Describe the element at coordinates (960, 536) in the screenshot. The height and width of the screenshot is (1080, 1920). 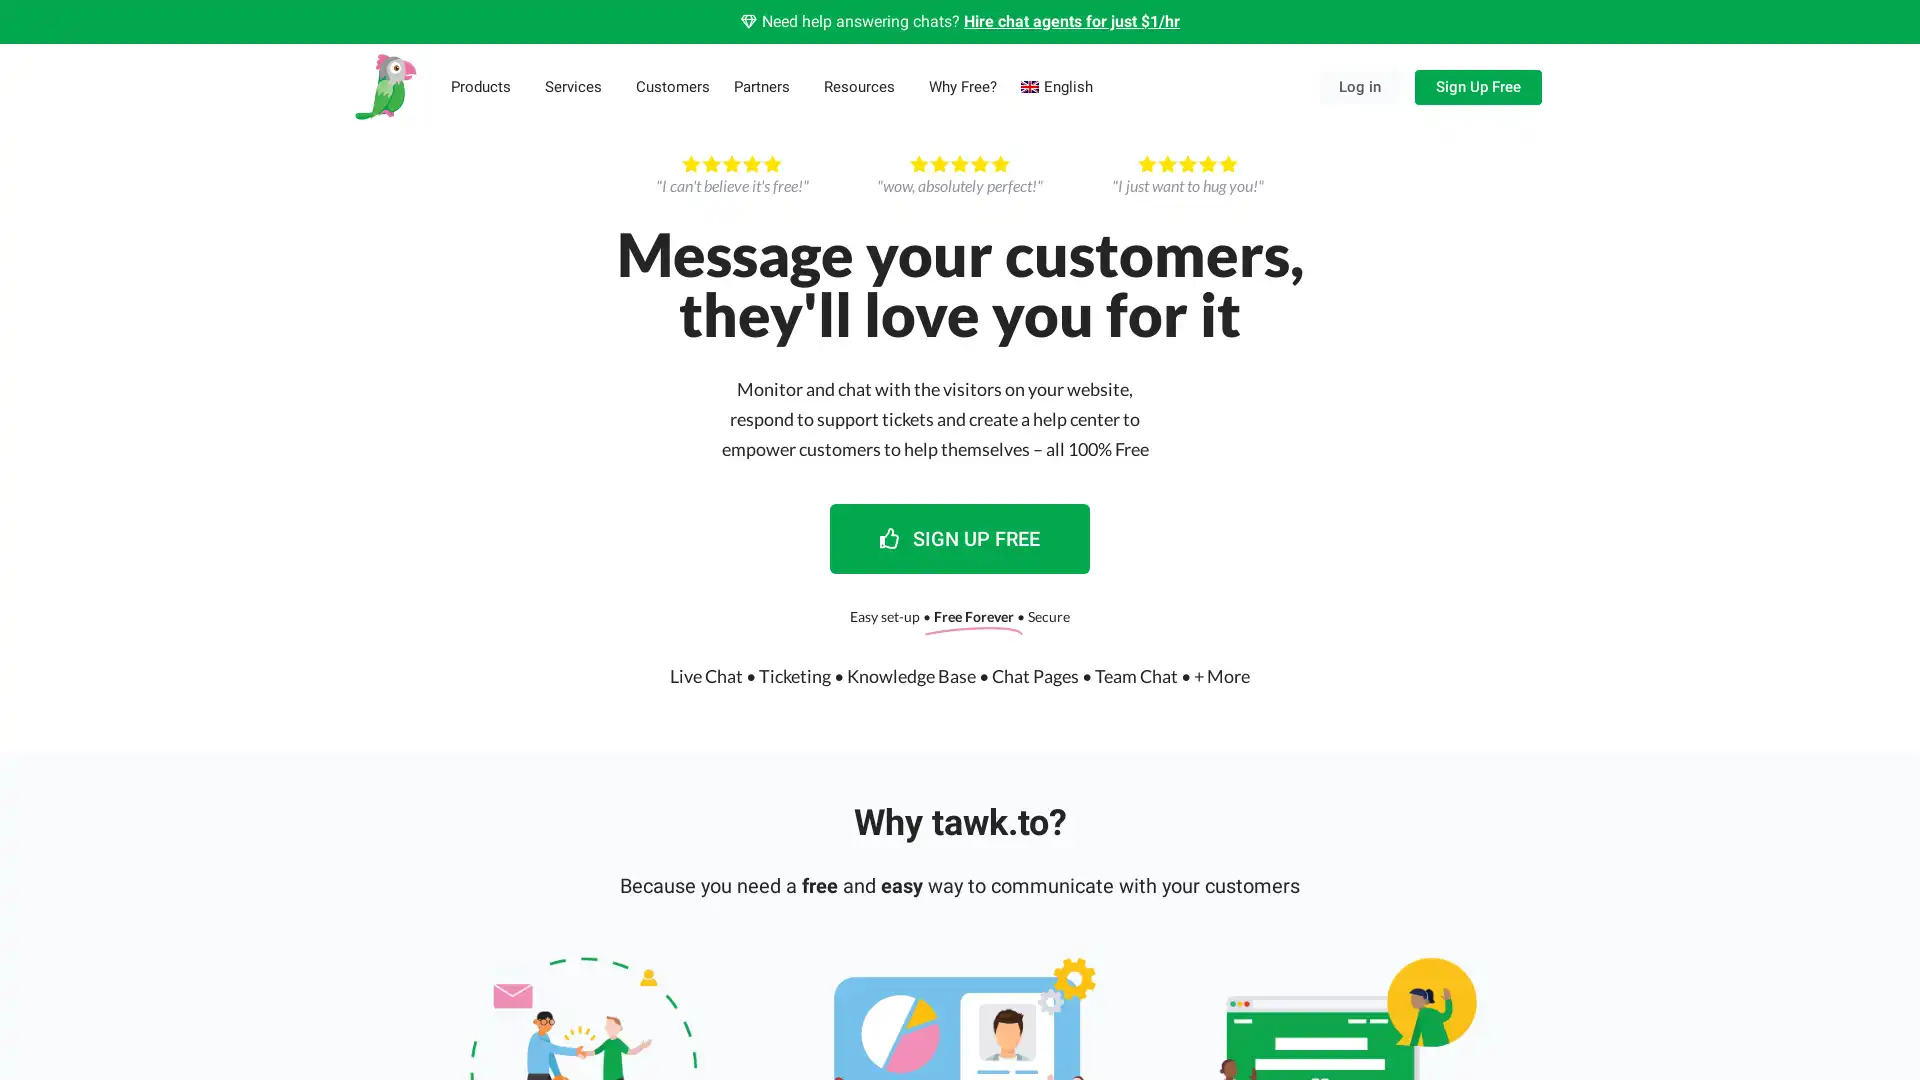
I see `SIGN UP FREE` at that location.